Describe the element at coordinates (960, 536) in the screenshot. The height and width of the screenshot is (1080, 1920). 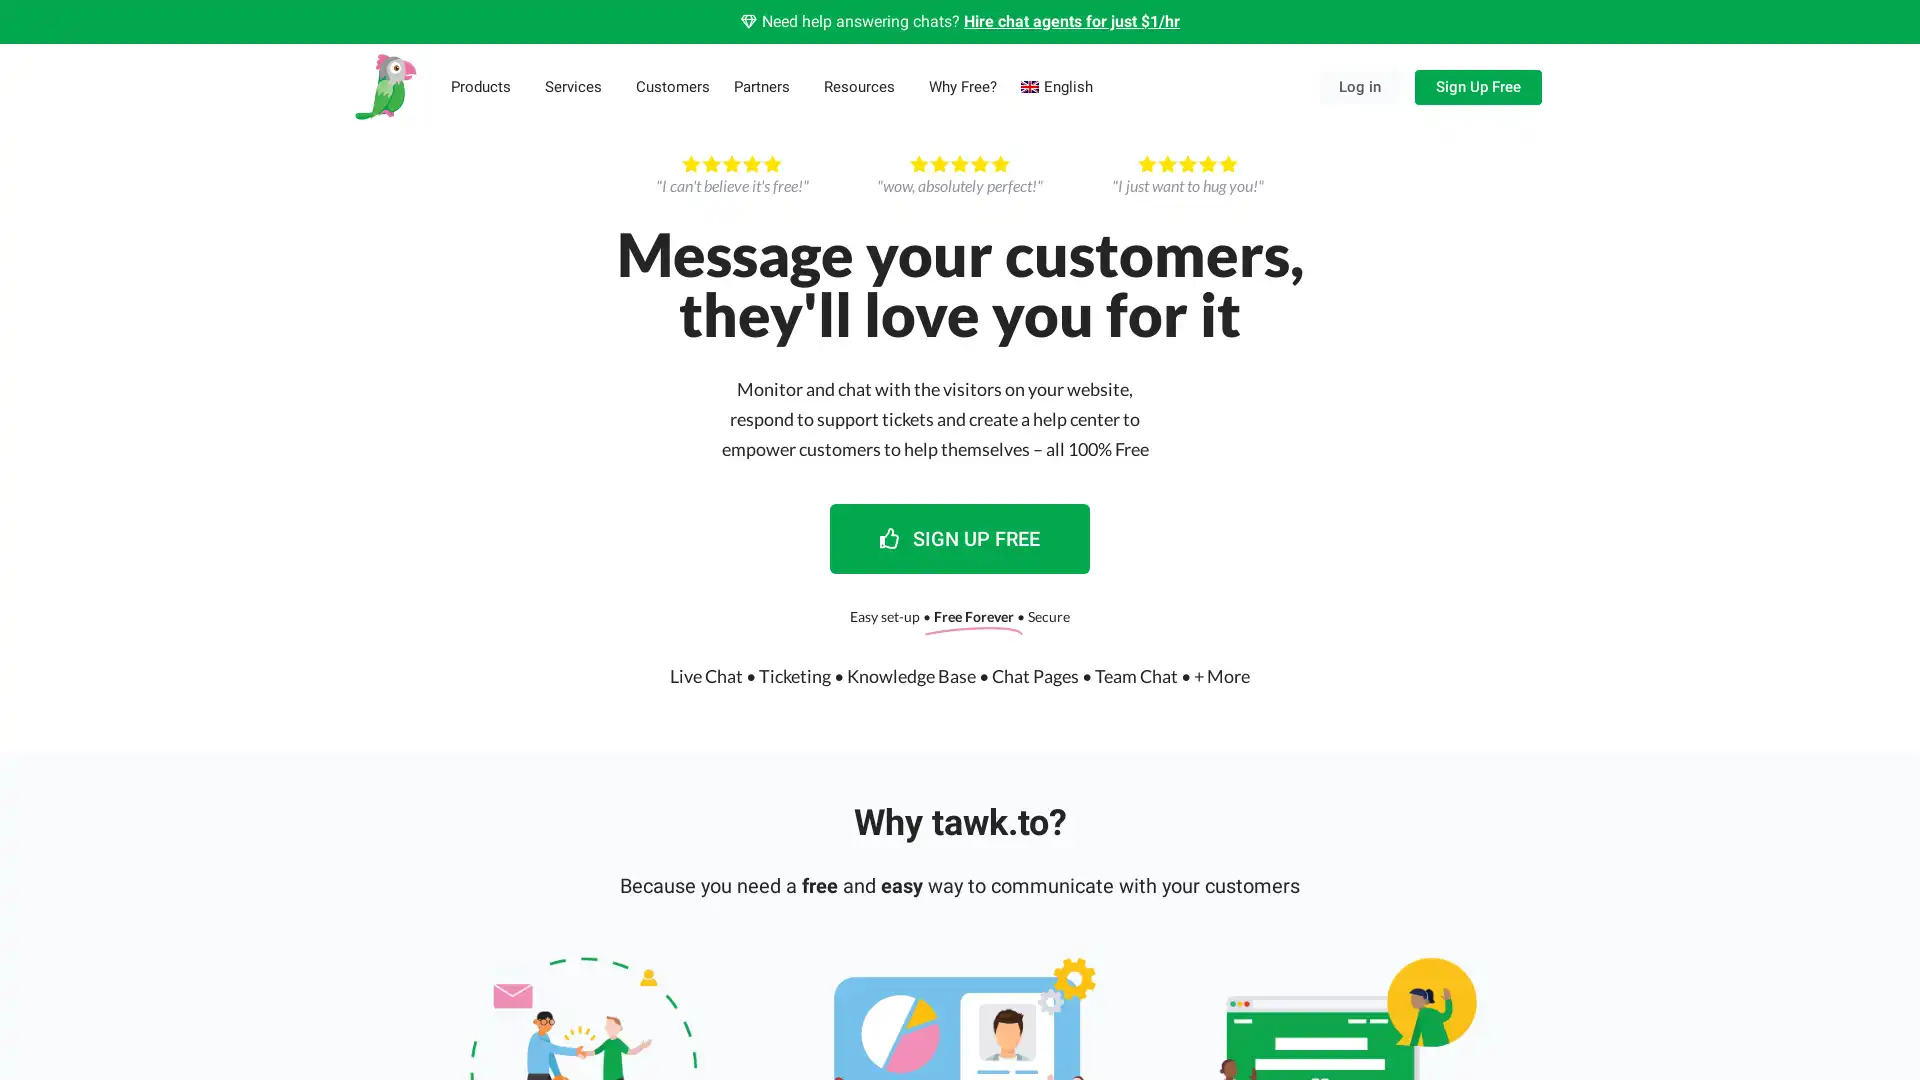
I see `SIGN UP FREE` at that location.